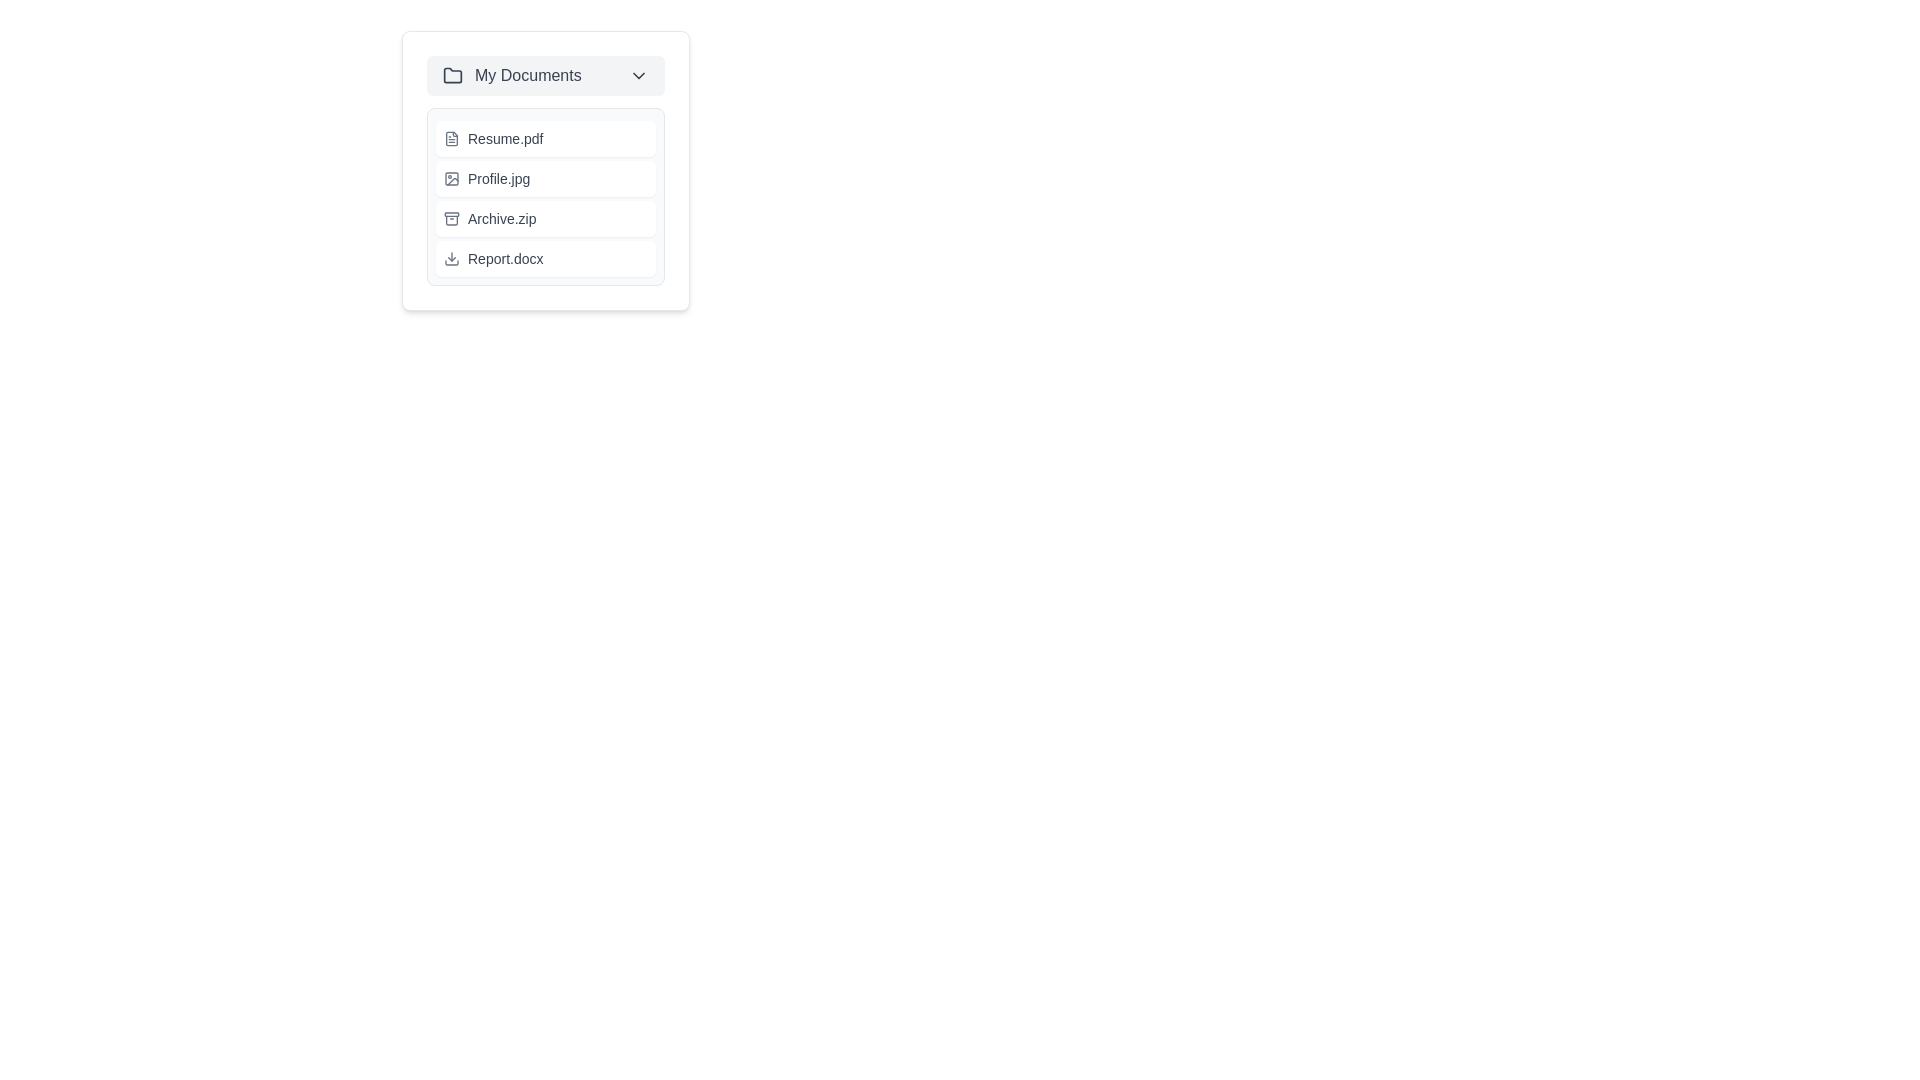  I want to click on the text label displaying 'Archive.zip' located within the third item of the vertical list under 'My Documents', so click(502, 219).